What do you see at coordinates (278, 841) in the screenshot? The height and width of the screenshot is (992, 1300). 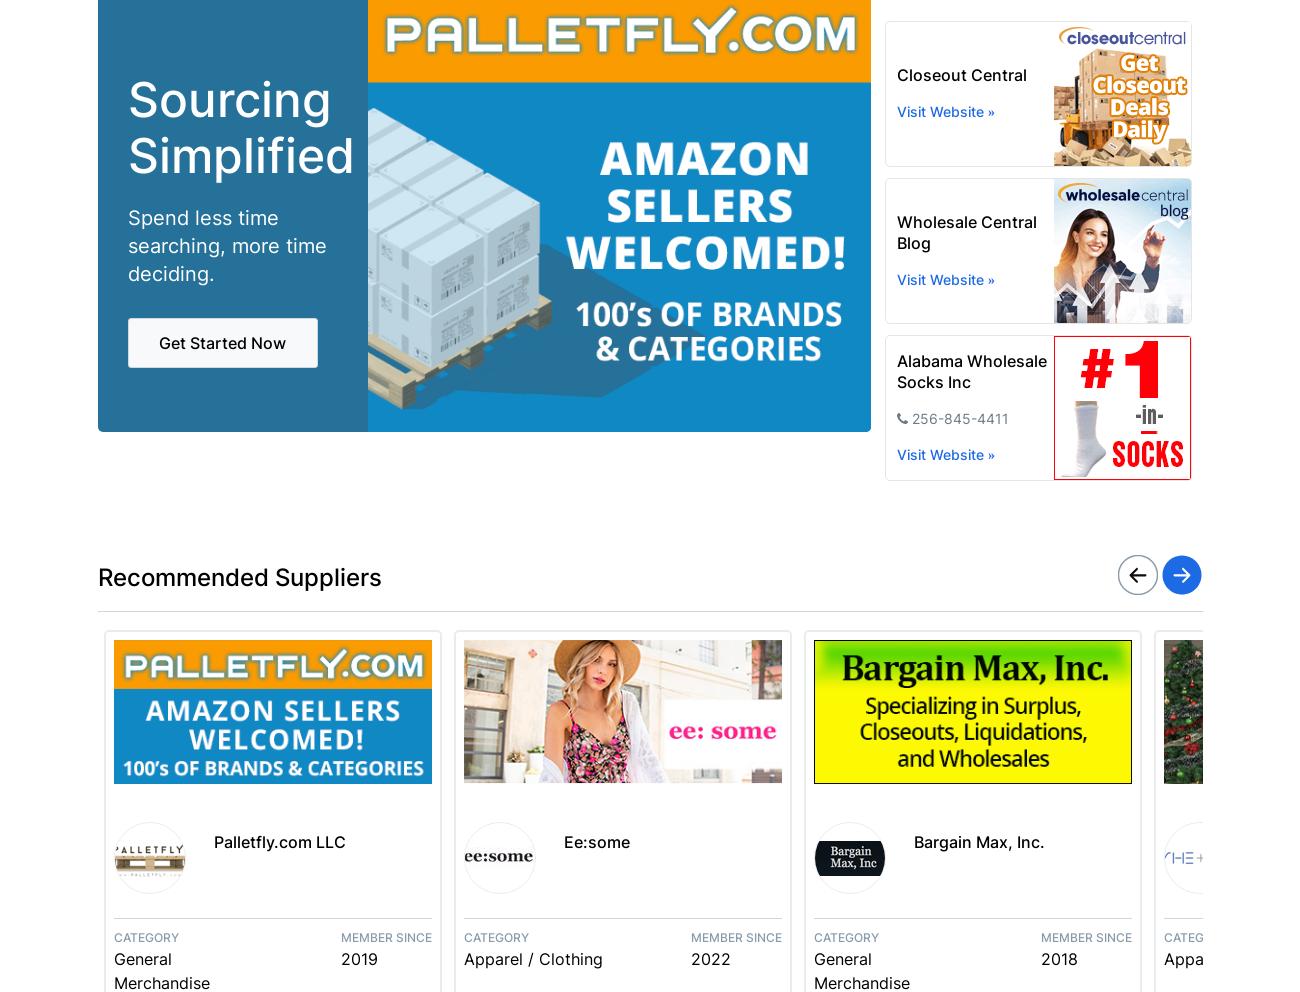 I see `'Palletfly.com LLC'` at bounding box center [278, 841].